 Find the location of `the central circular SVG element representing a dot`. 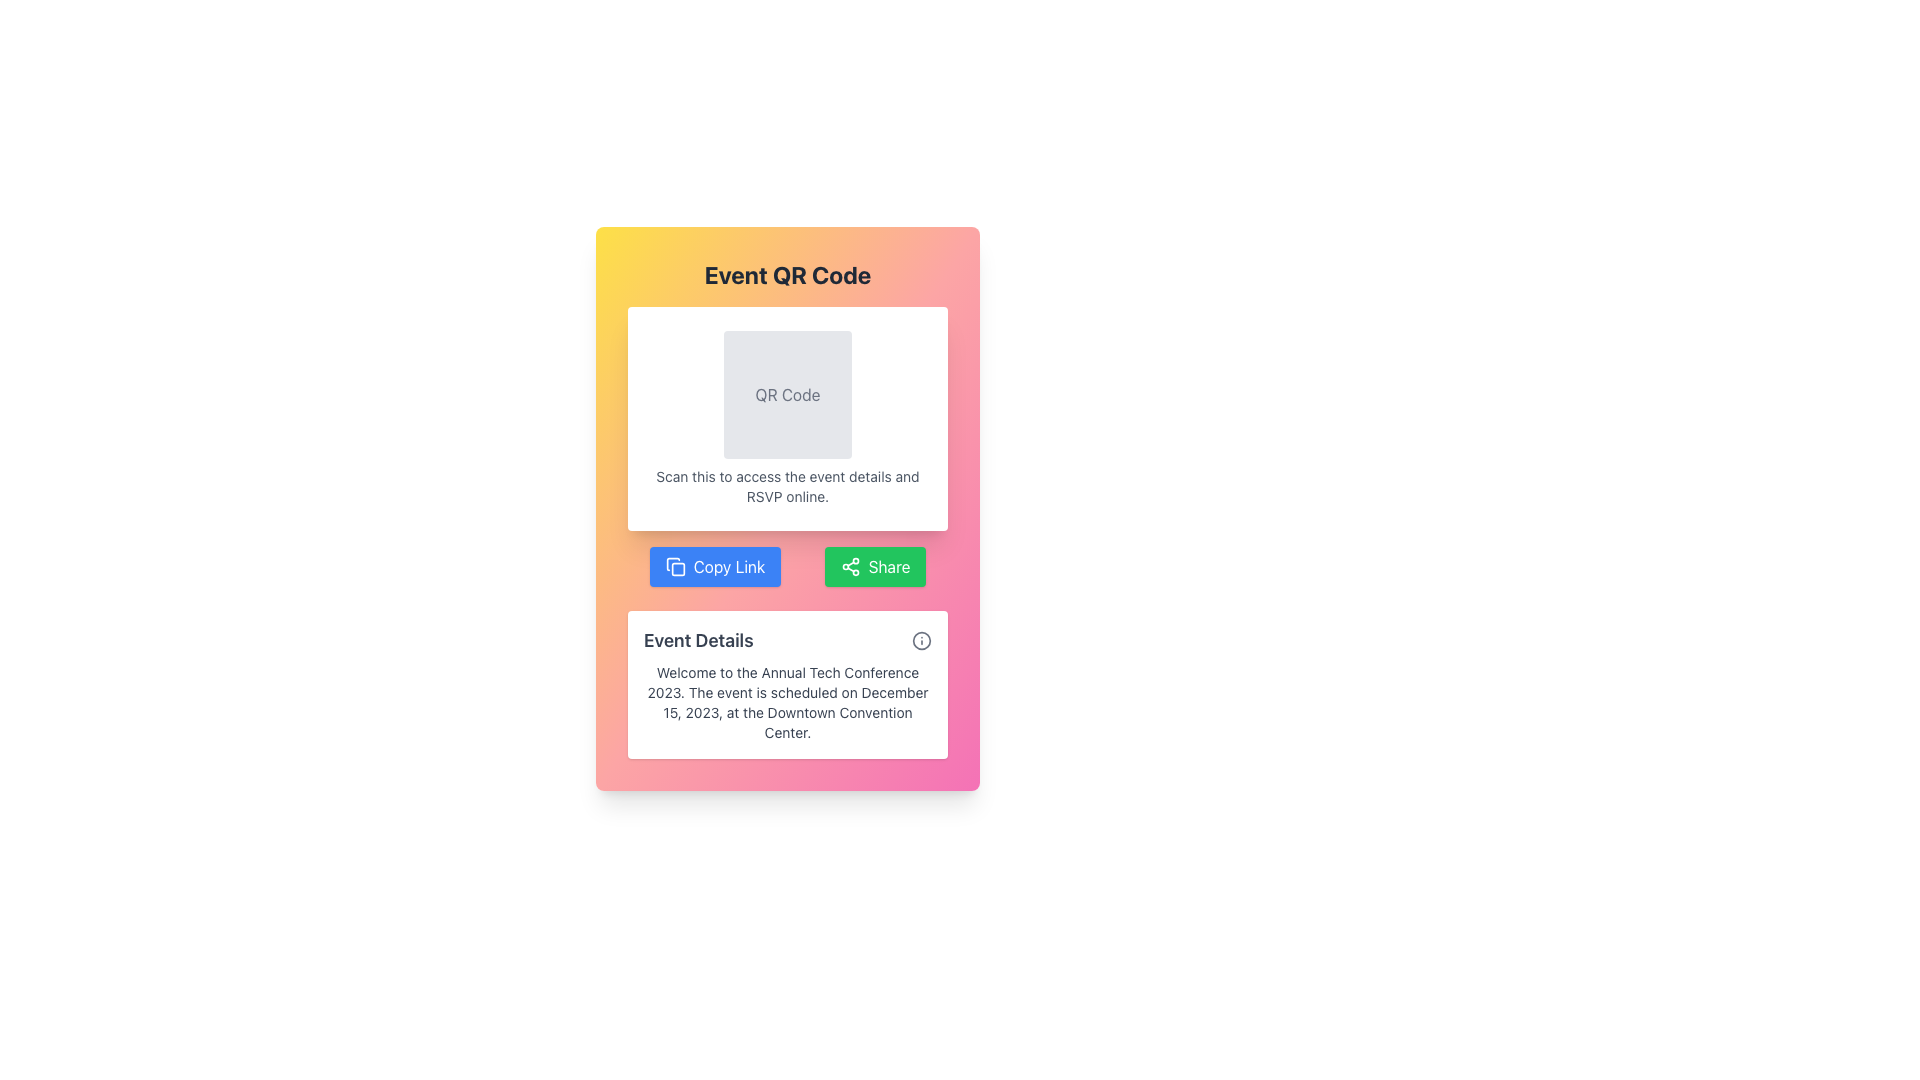

the central circular SVG element representing a dot is located at coordinates (920, 640).